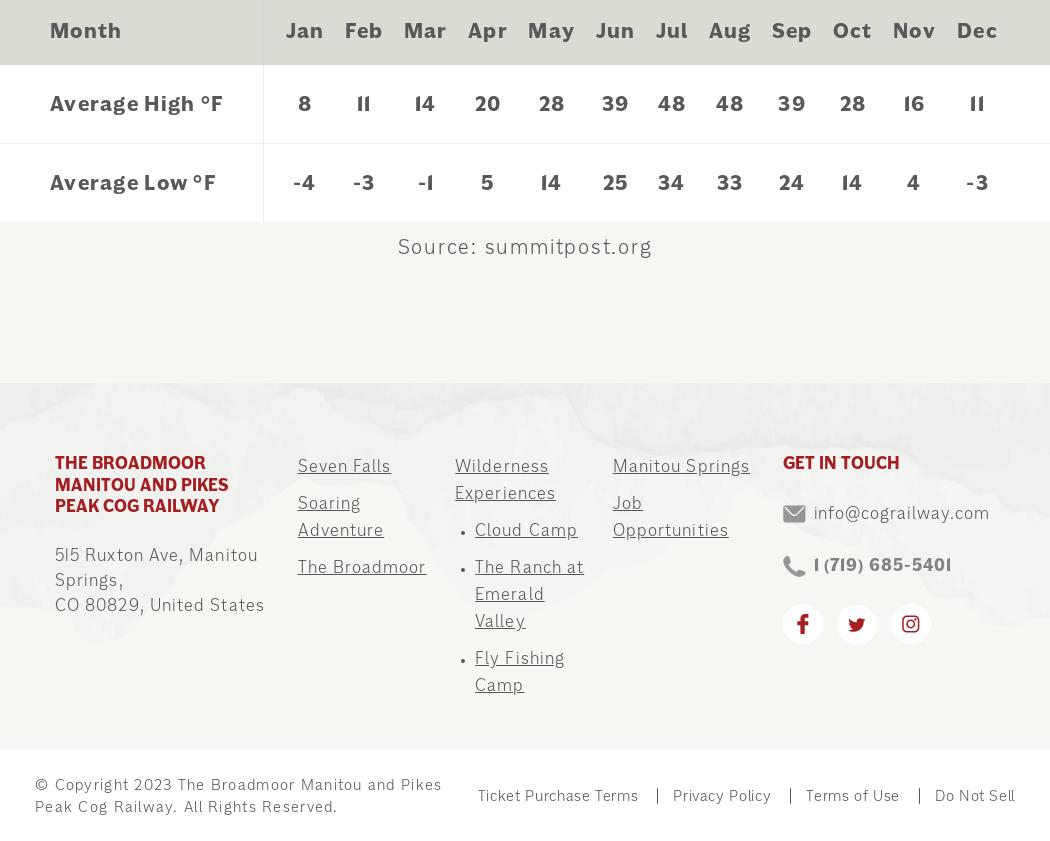  Describe the element at coordinates (669, 516) in the screenshot. I see `'Job Opportunities'` at that location.